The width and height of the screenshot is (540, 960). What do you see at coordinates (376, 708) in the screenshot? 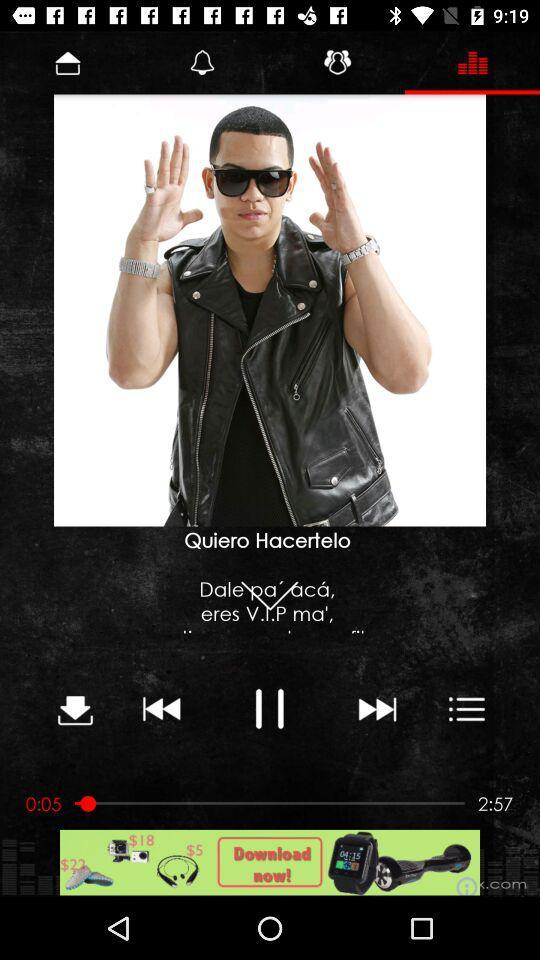
I see `the skip_next icon` at bounding box center [376, 708].